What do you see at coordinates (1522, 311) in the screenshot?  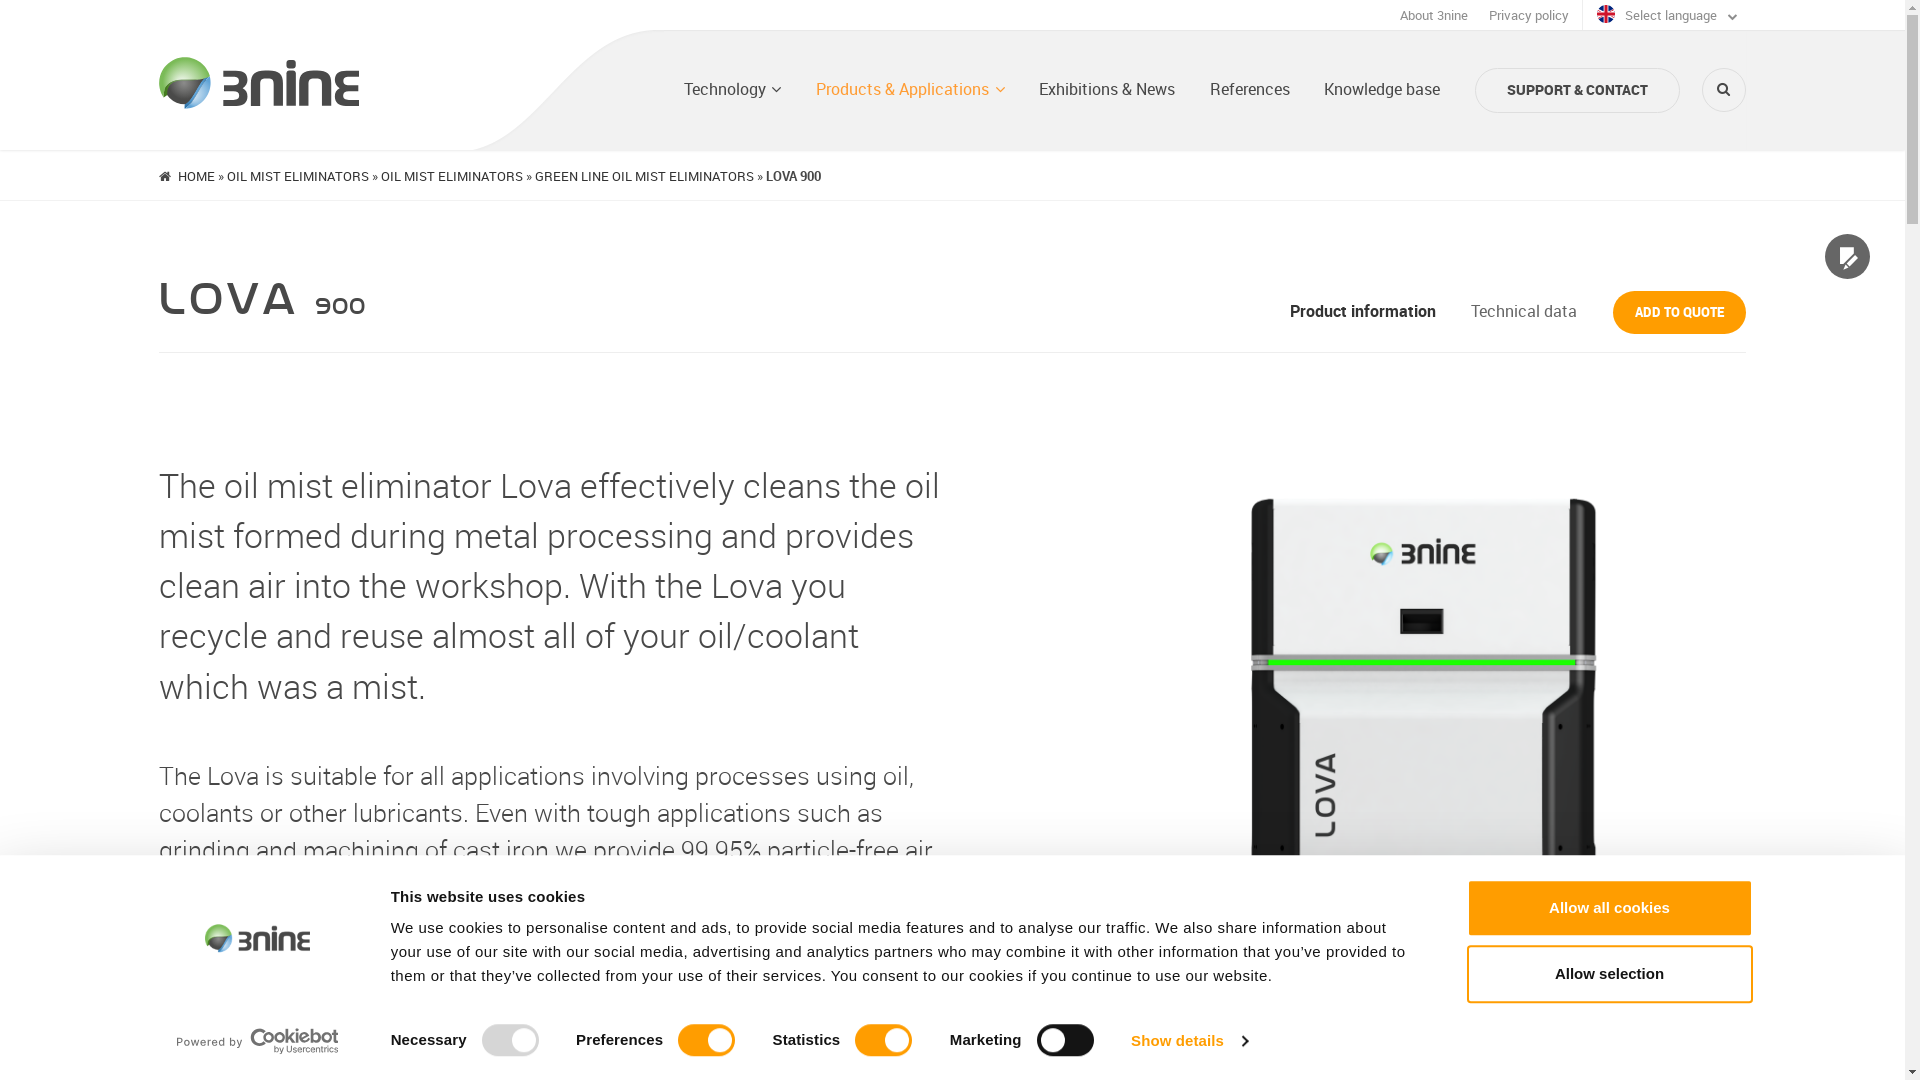 I see `'Technical data'` at bounding box center [1522, 311].